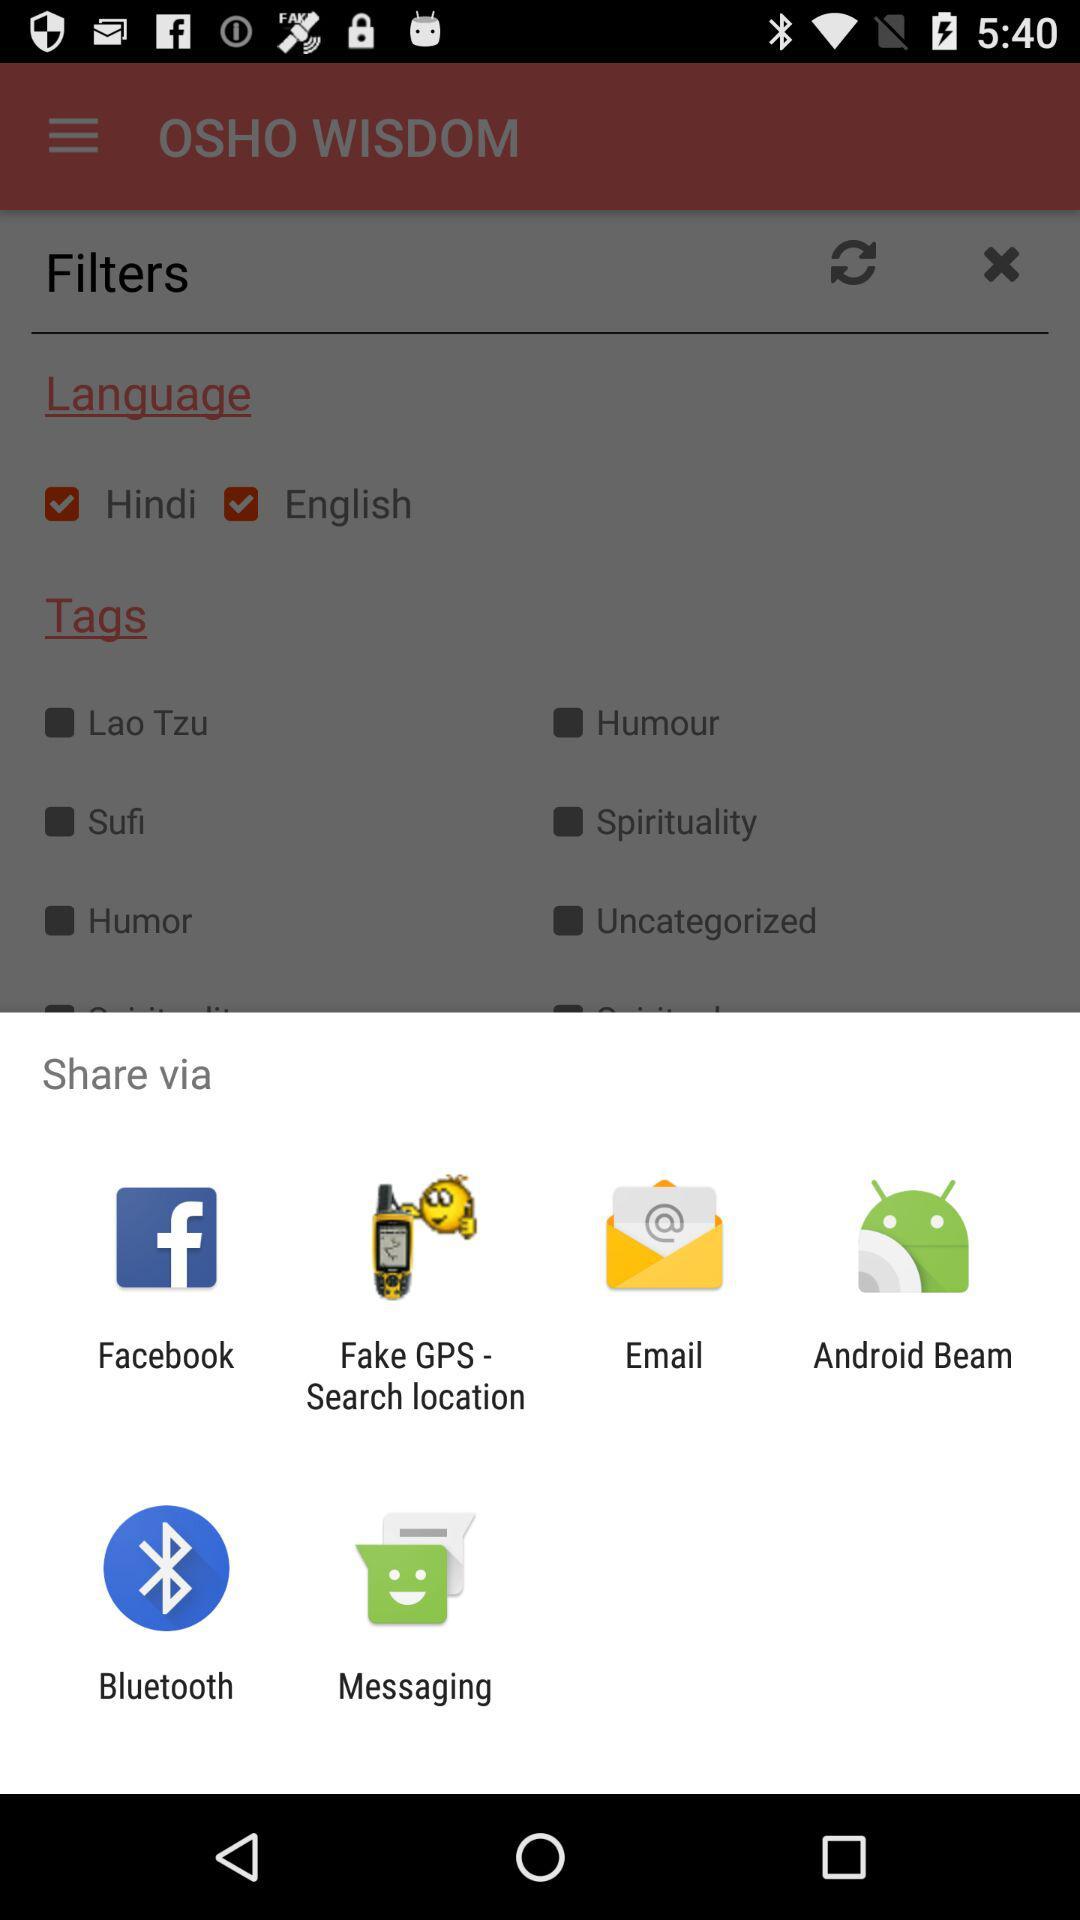 This screenshot has height=1920, width=1080. What do you see at coordinates (414, 1374) in the screenshot?
I see `the fake gps search` at bounding box center [414, 1374].